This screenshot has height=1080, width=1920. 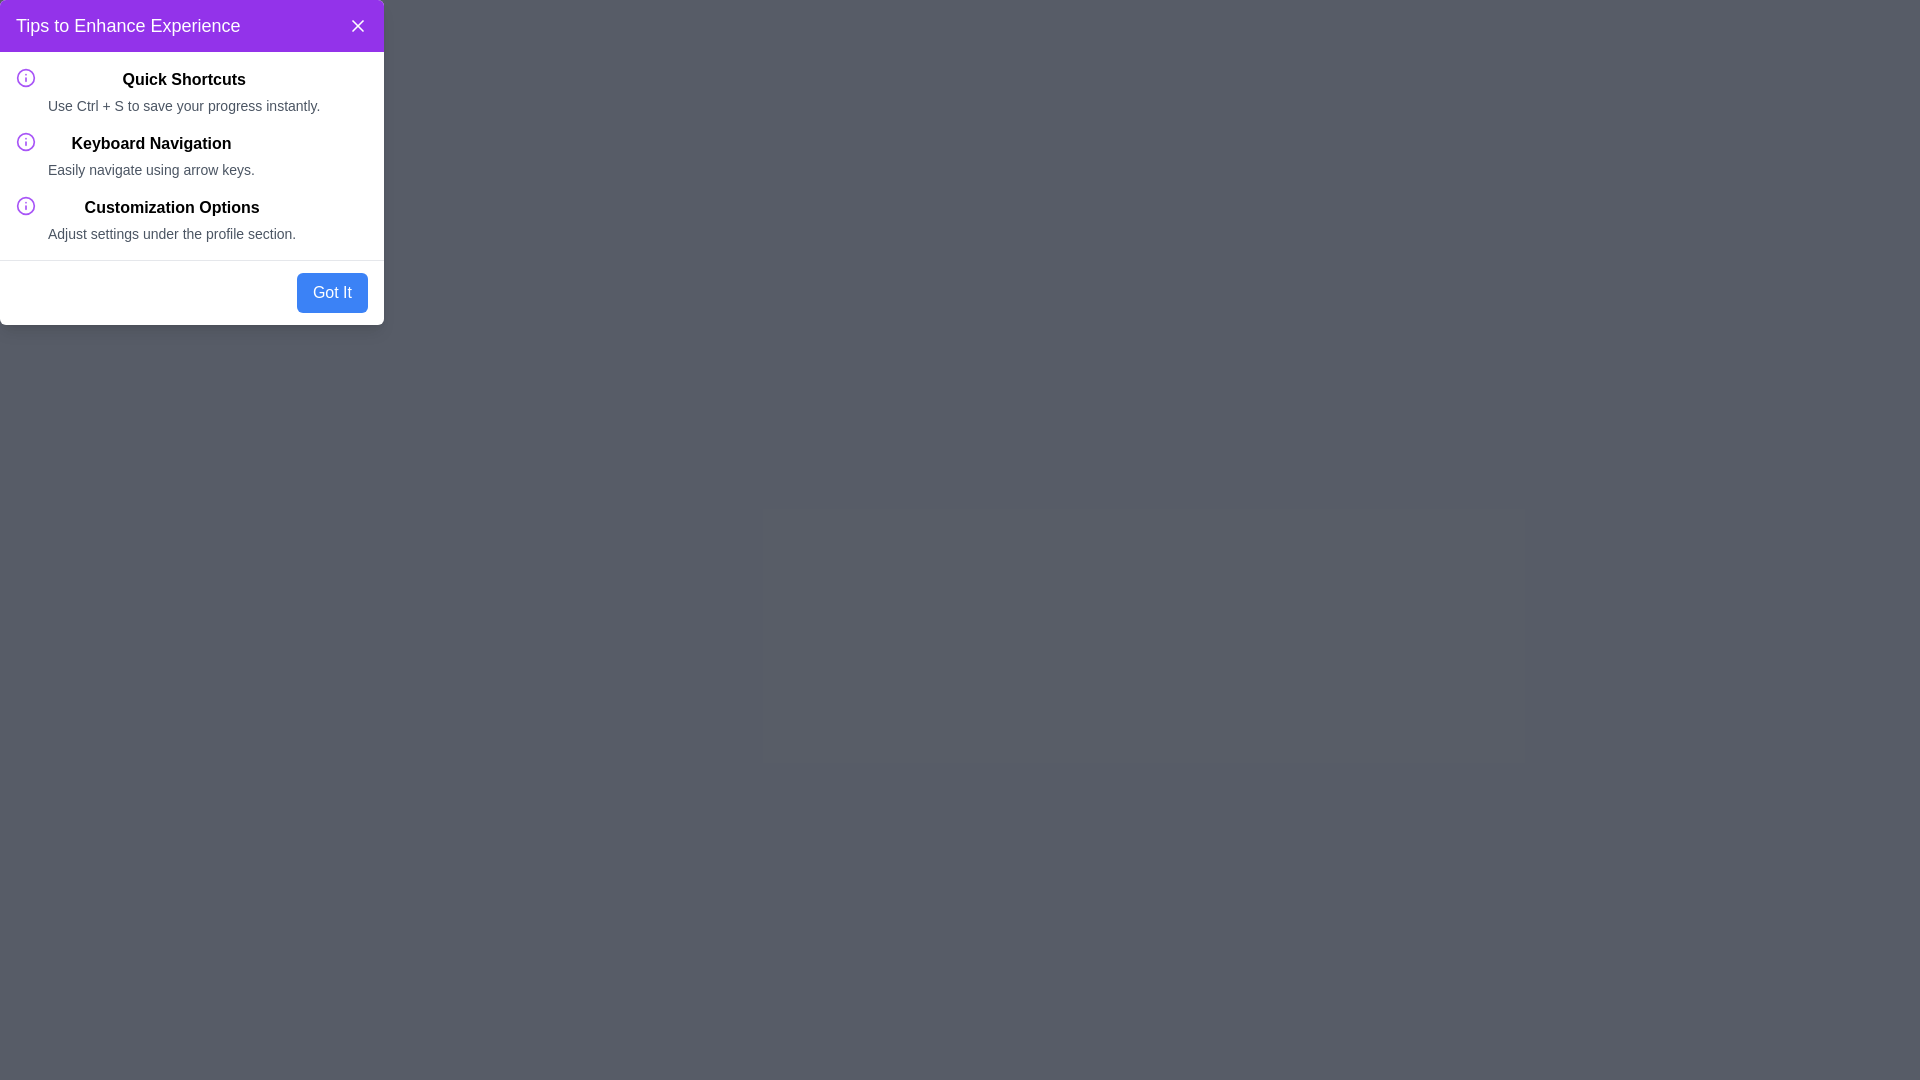 I want to click on the Text label that provides additional information about the customization options, located below the 'Customization Options' in the third section of the modal box, so click(x=172, y=233).